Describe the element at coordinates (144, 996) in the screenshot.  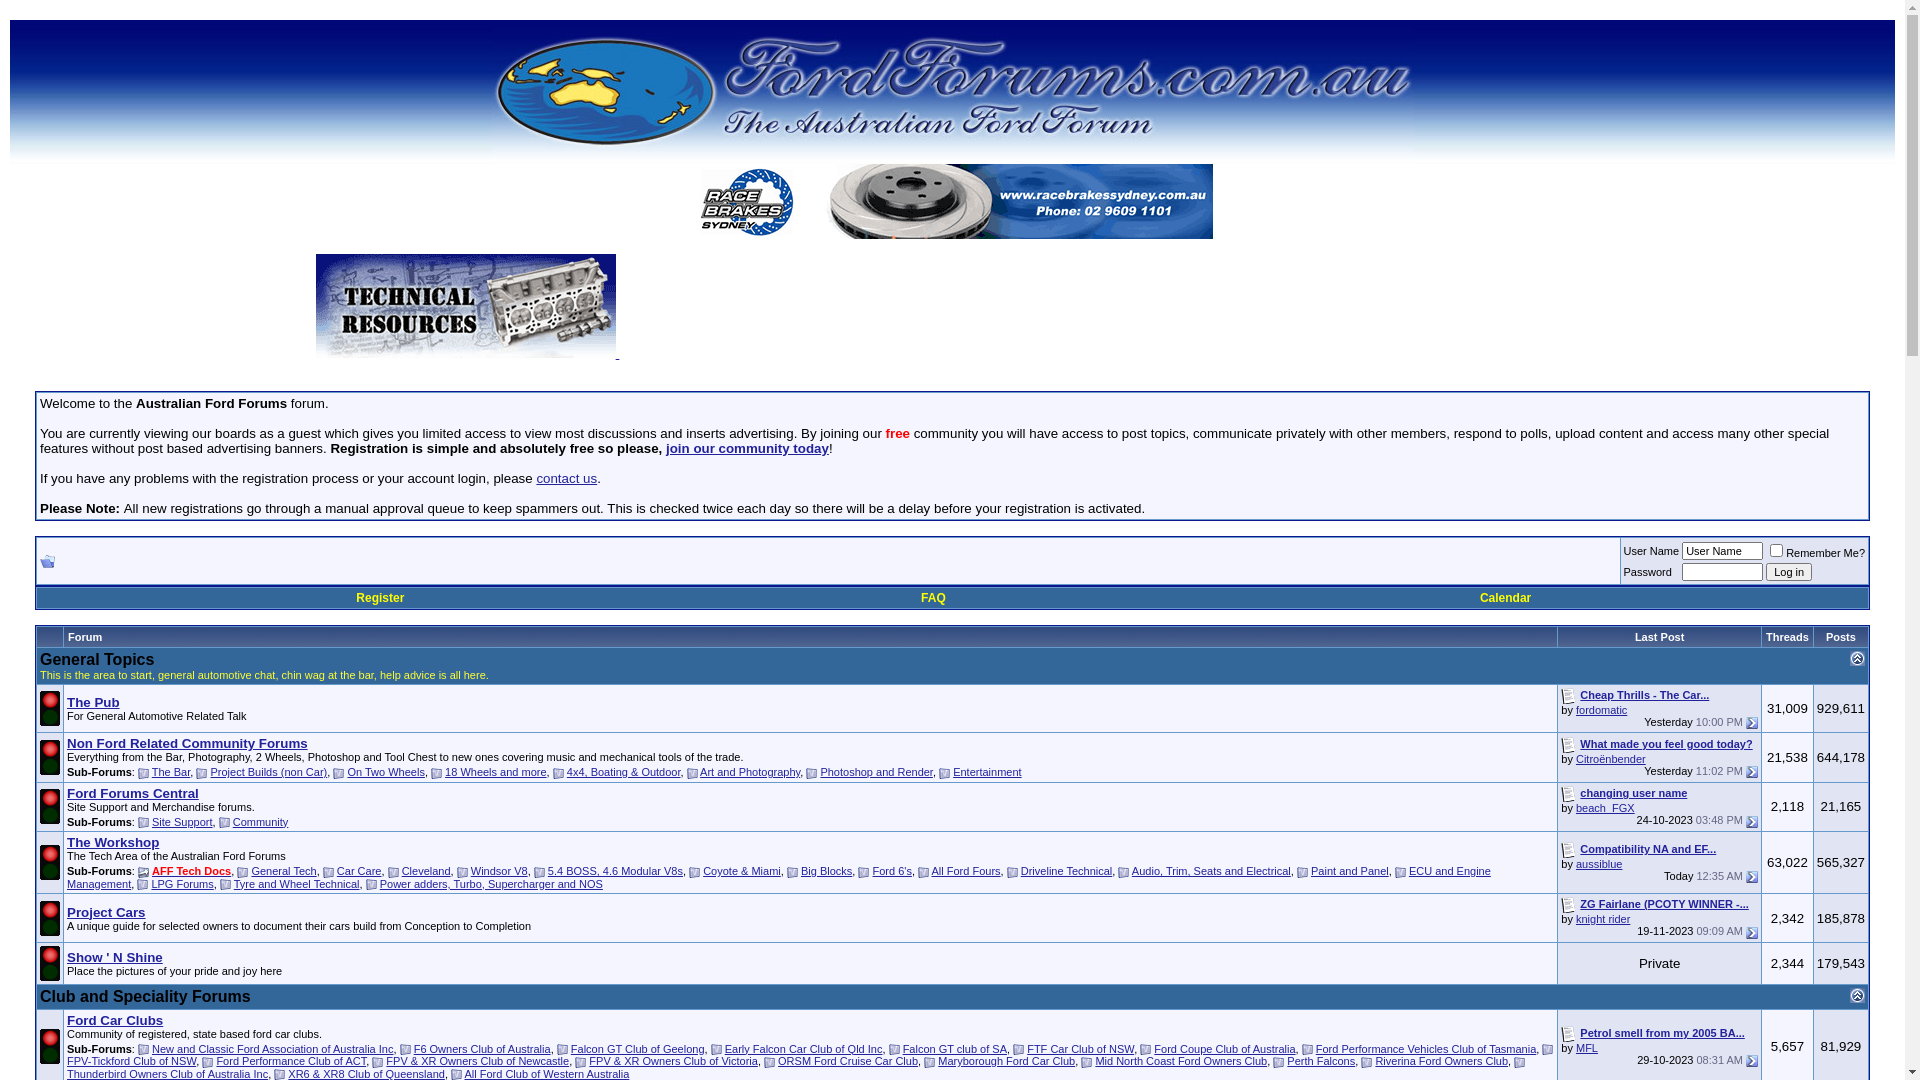
I see `'Club and Speciality Forums'` at that location.